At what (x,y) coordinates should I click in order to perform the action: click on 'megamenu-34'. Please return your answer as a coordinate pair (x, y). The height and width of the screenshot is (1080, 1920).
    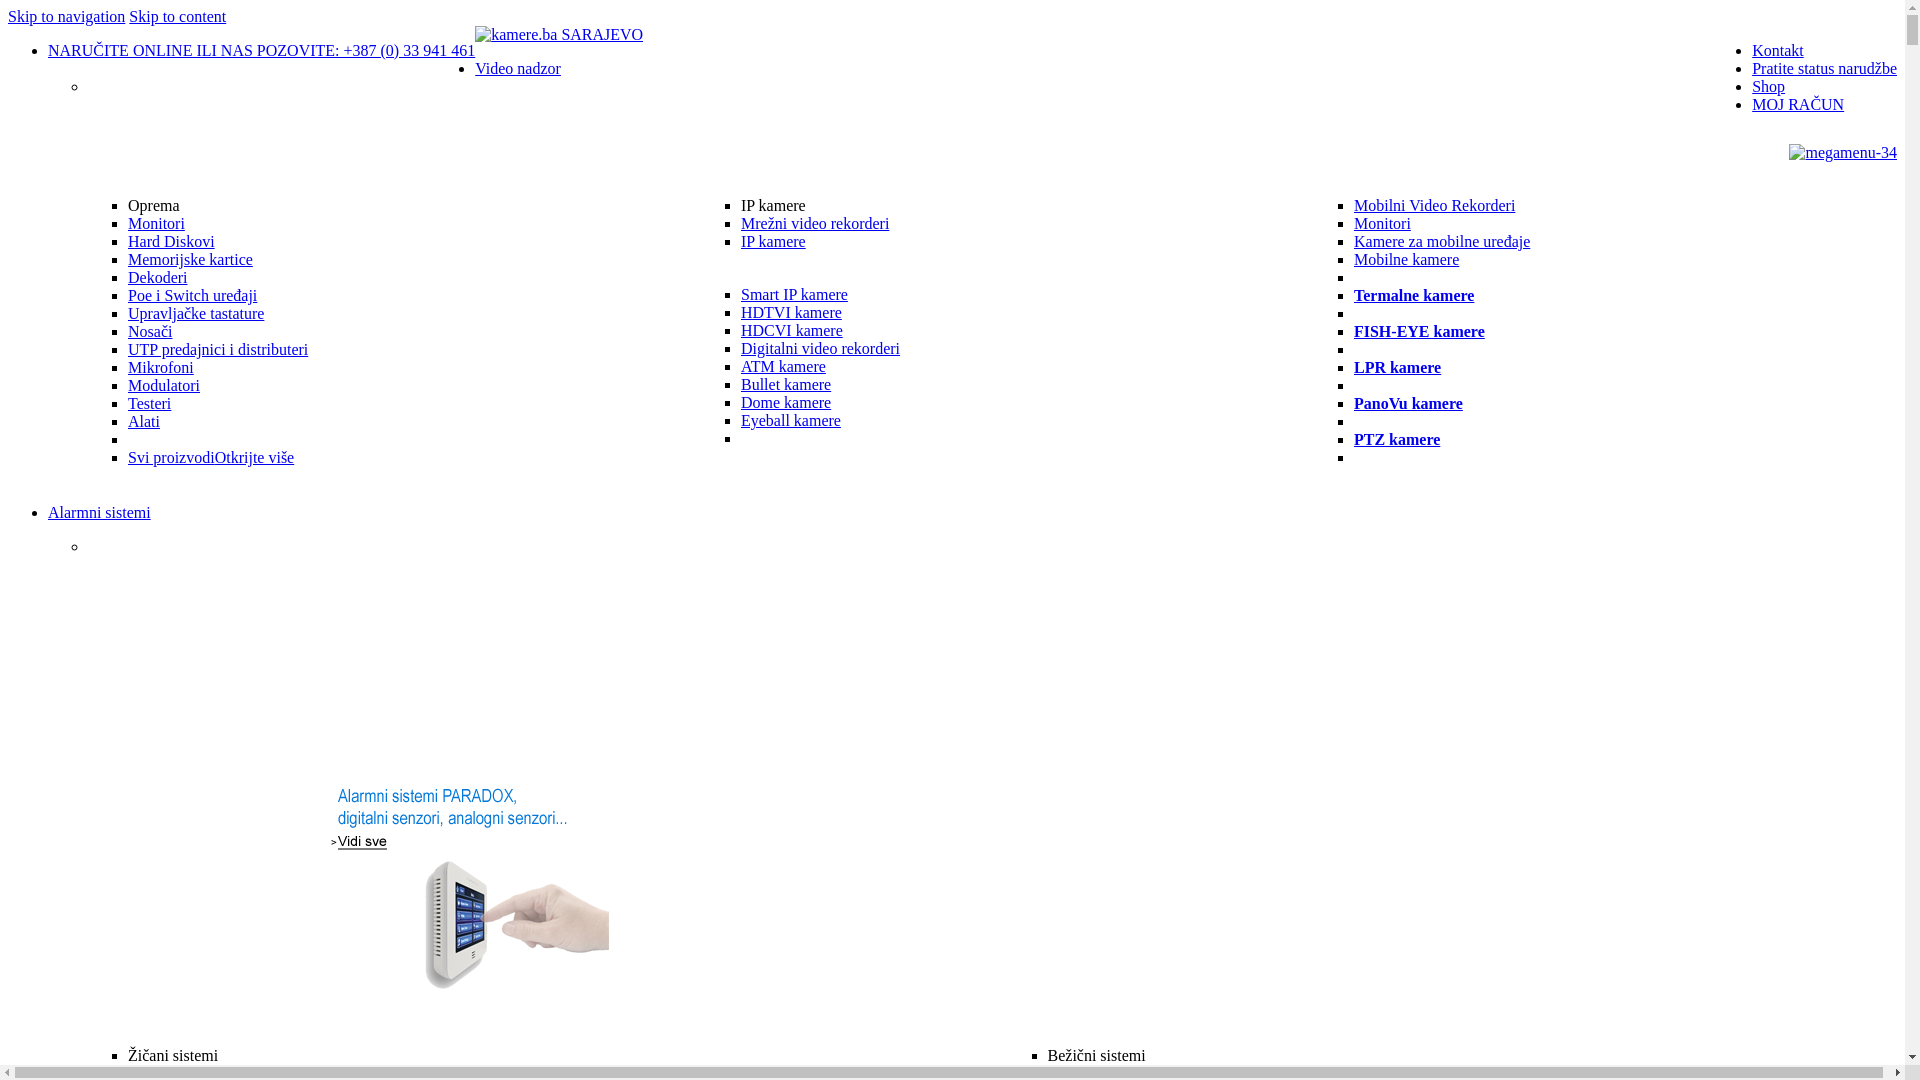
    Looking at the image, I should click on (1842, 152).